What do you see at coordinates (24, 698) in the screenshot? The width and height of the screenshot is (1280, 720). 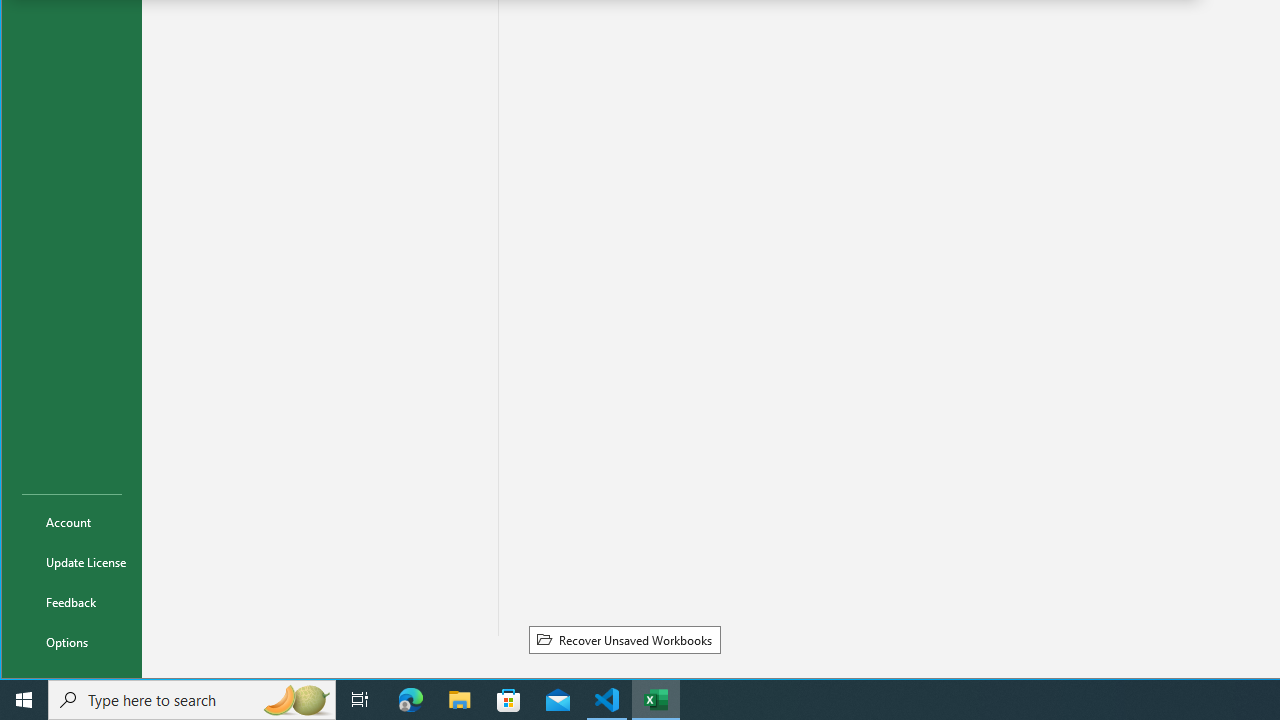 I see `'Start'` at bounding box center [24, 698].